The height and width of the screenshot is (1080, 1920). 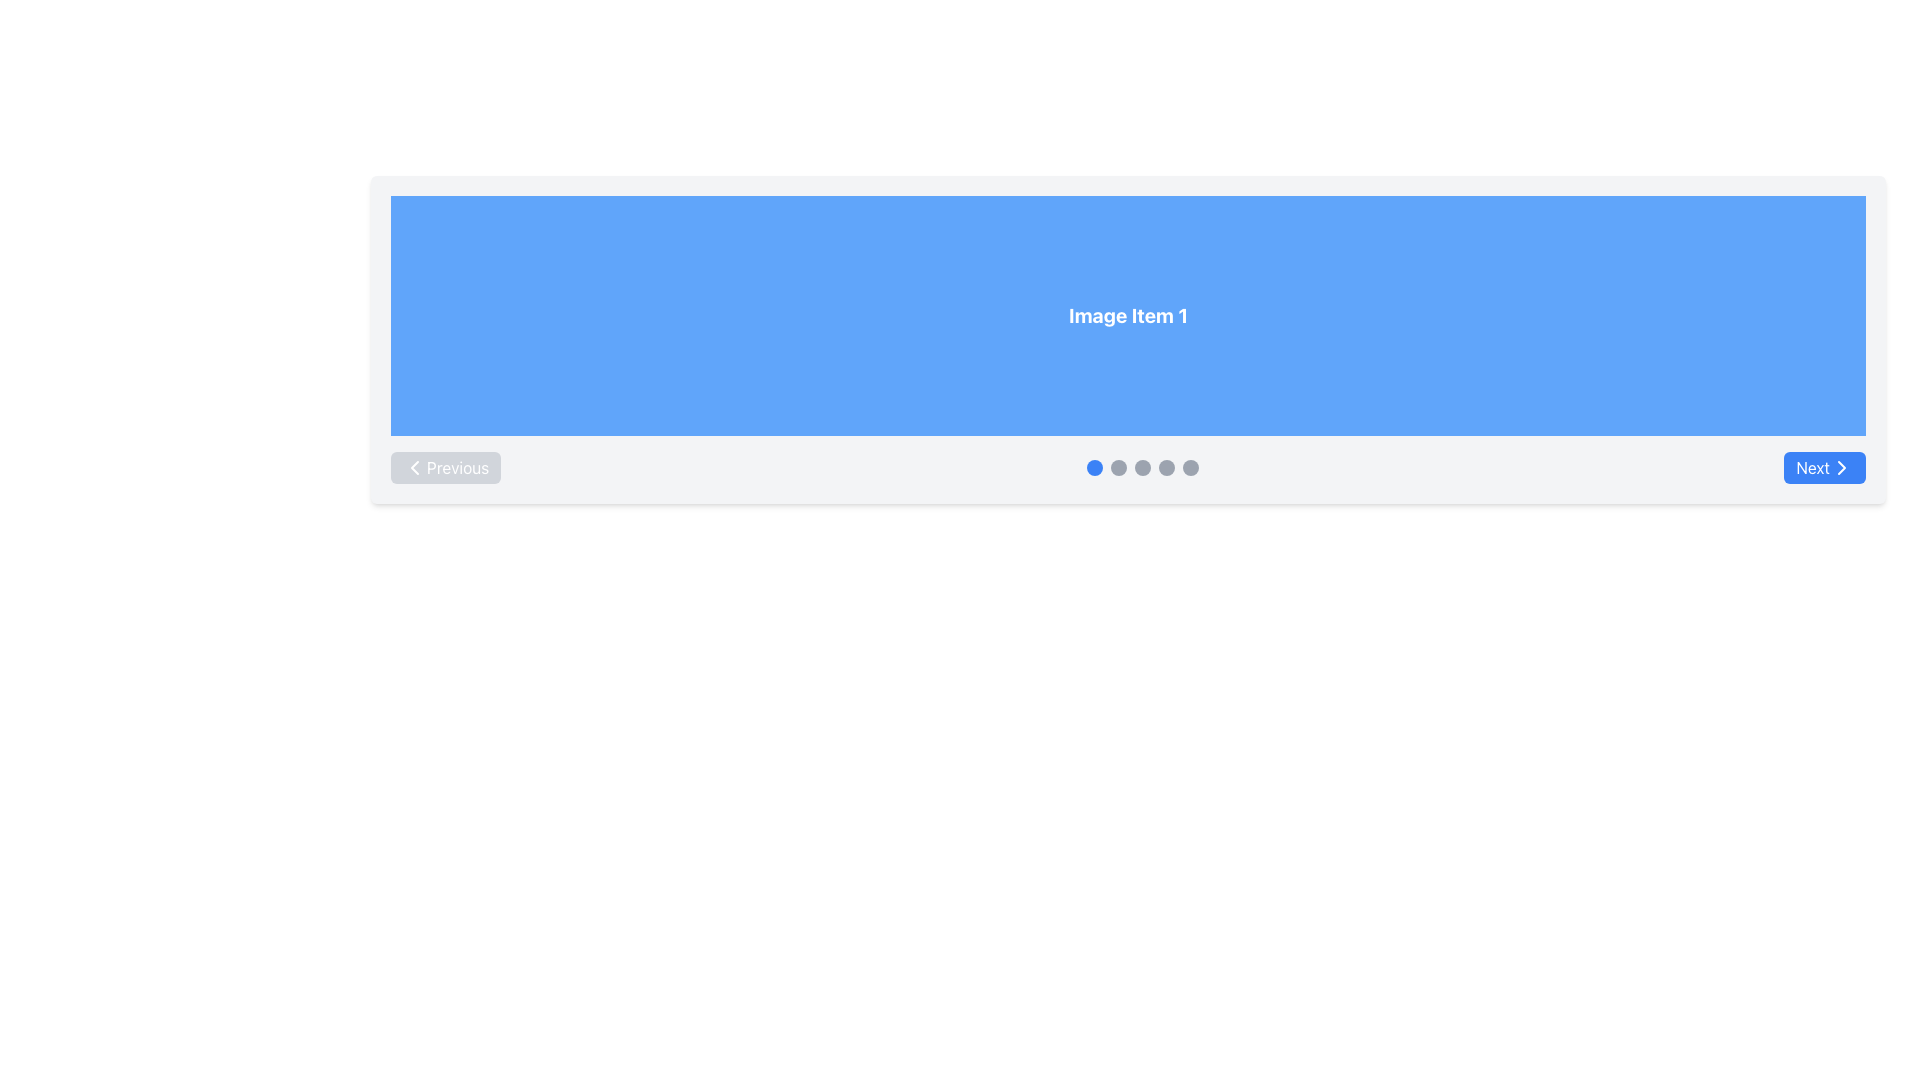 What do you see at coordinates (1093, 467) in the screenshot?
I see `the first circular button with a blue fill color located in a horizontal row of five buttons at the bottom center of the interface` at bounding box center [1093, 467].